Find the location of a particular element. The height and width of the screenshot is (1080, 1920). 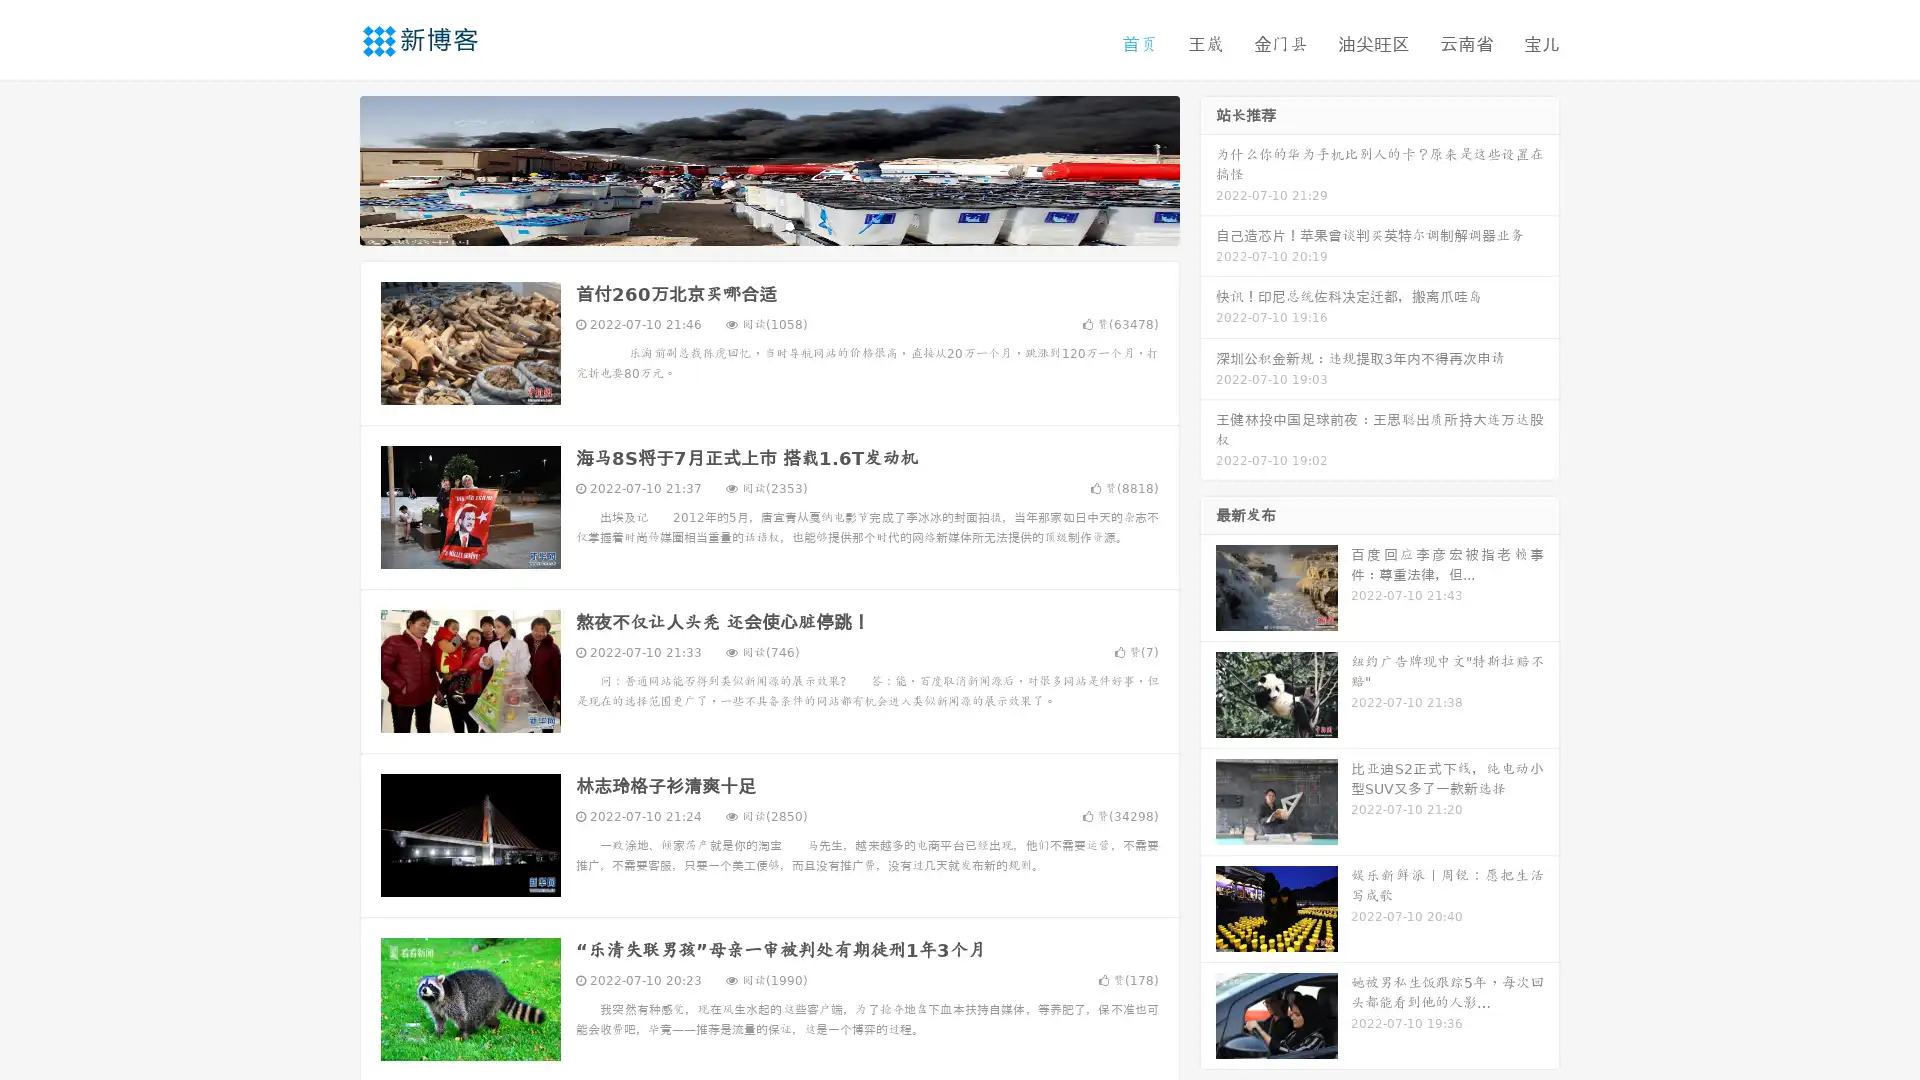

Go to slide 1 is located at coordinates (748, 225).